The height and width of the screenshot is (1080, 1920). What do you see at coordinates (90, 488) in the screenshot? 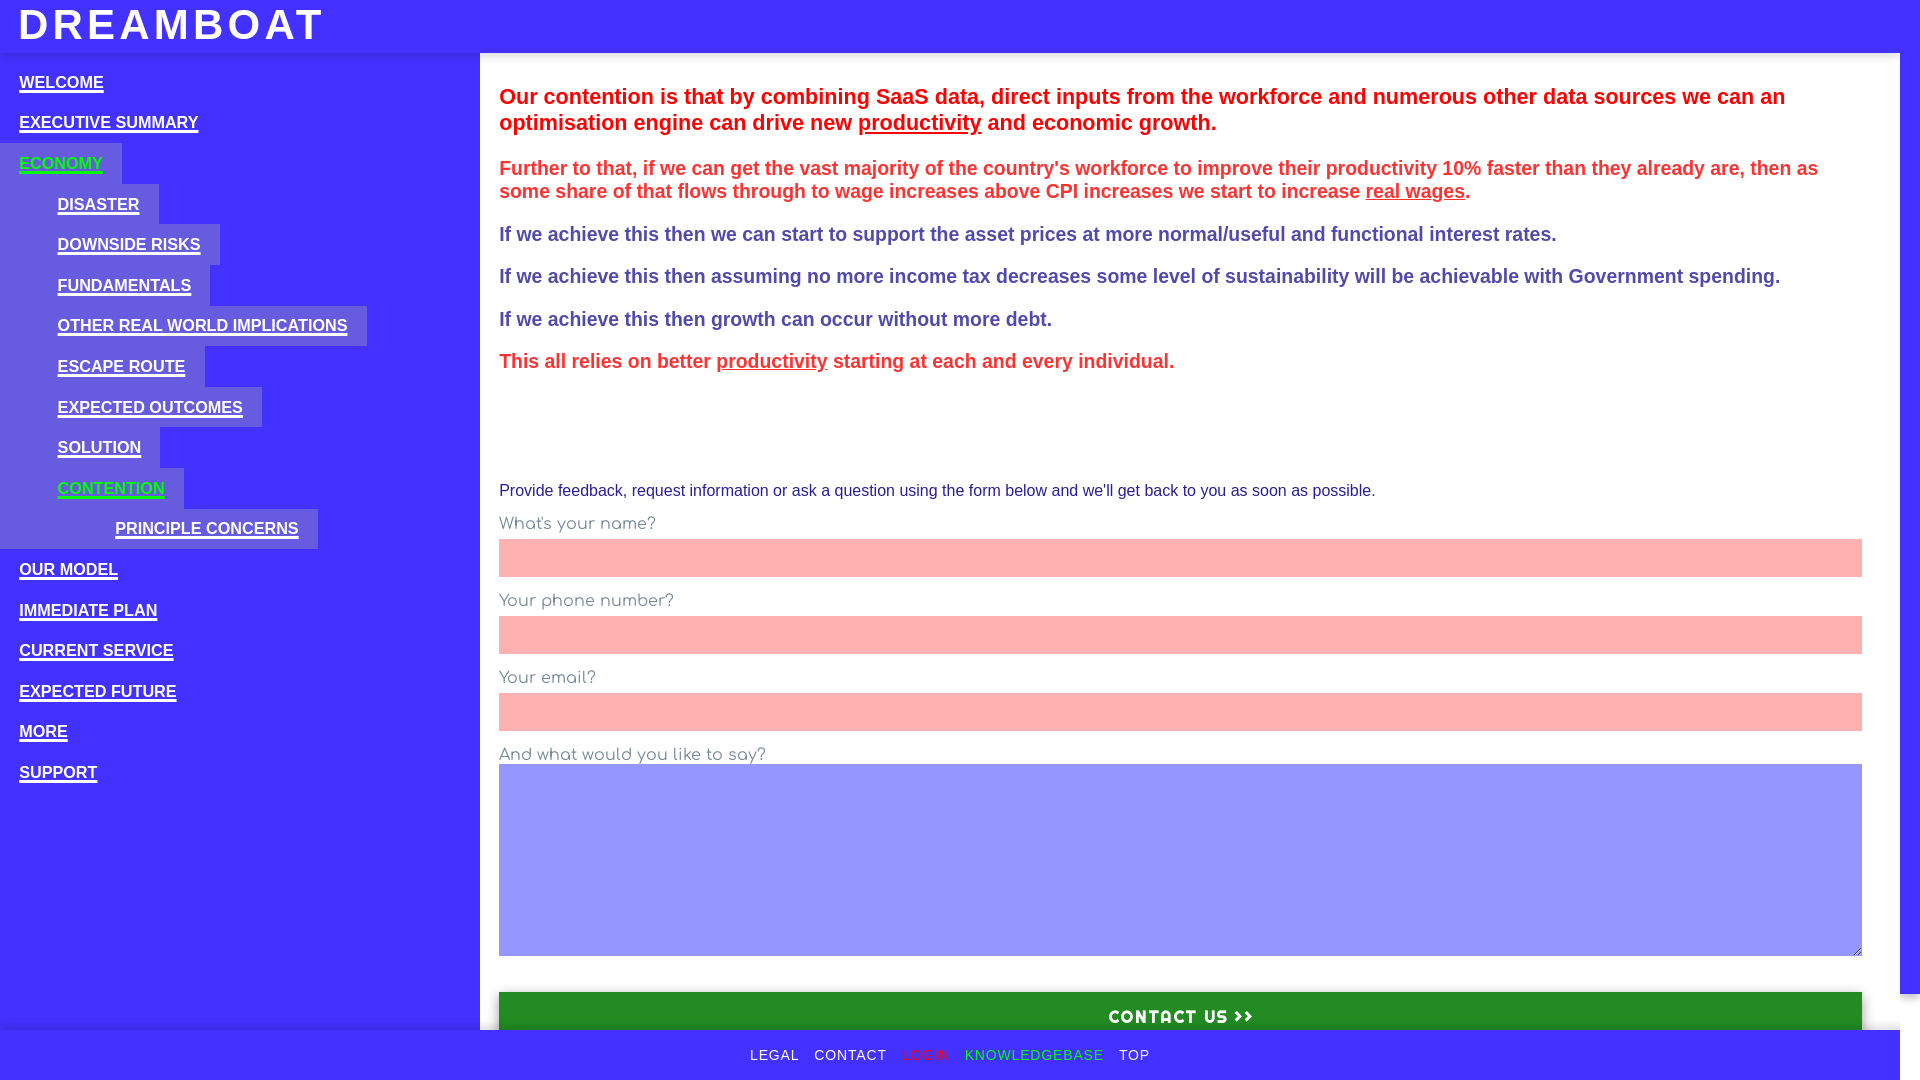
I see `'CONTENTION'` at bounding box center [90, 488].